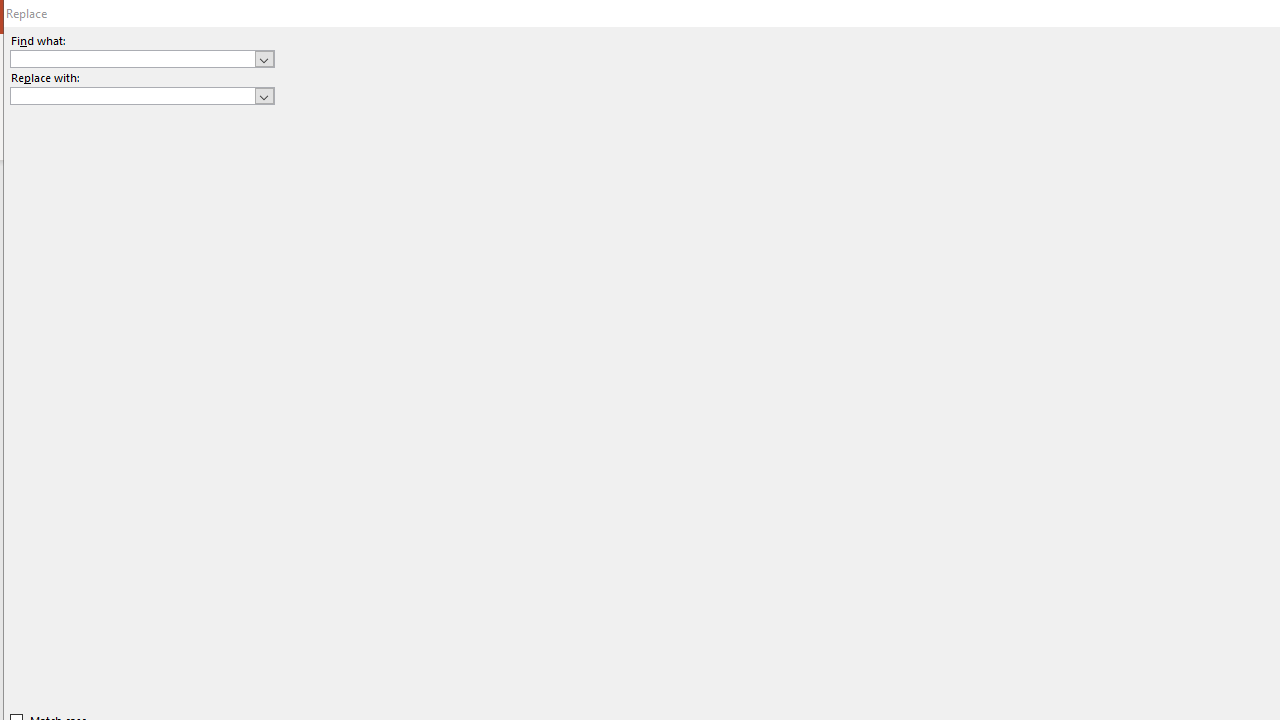  What do you see at coordinates (132, 58) in the screenshot?
I see `'Find what'` at bounding box center [132, 58].